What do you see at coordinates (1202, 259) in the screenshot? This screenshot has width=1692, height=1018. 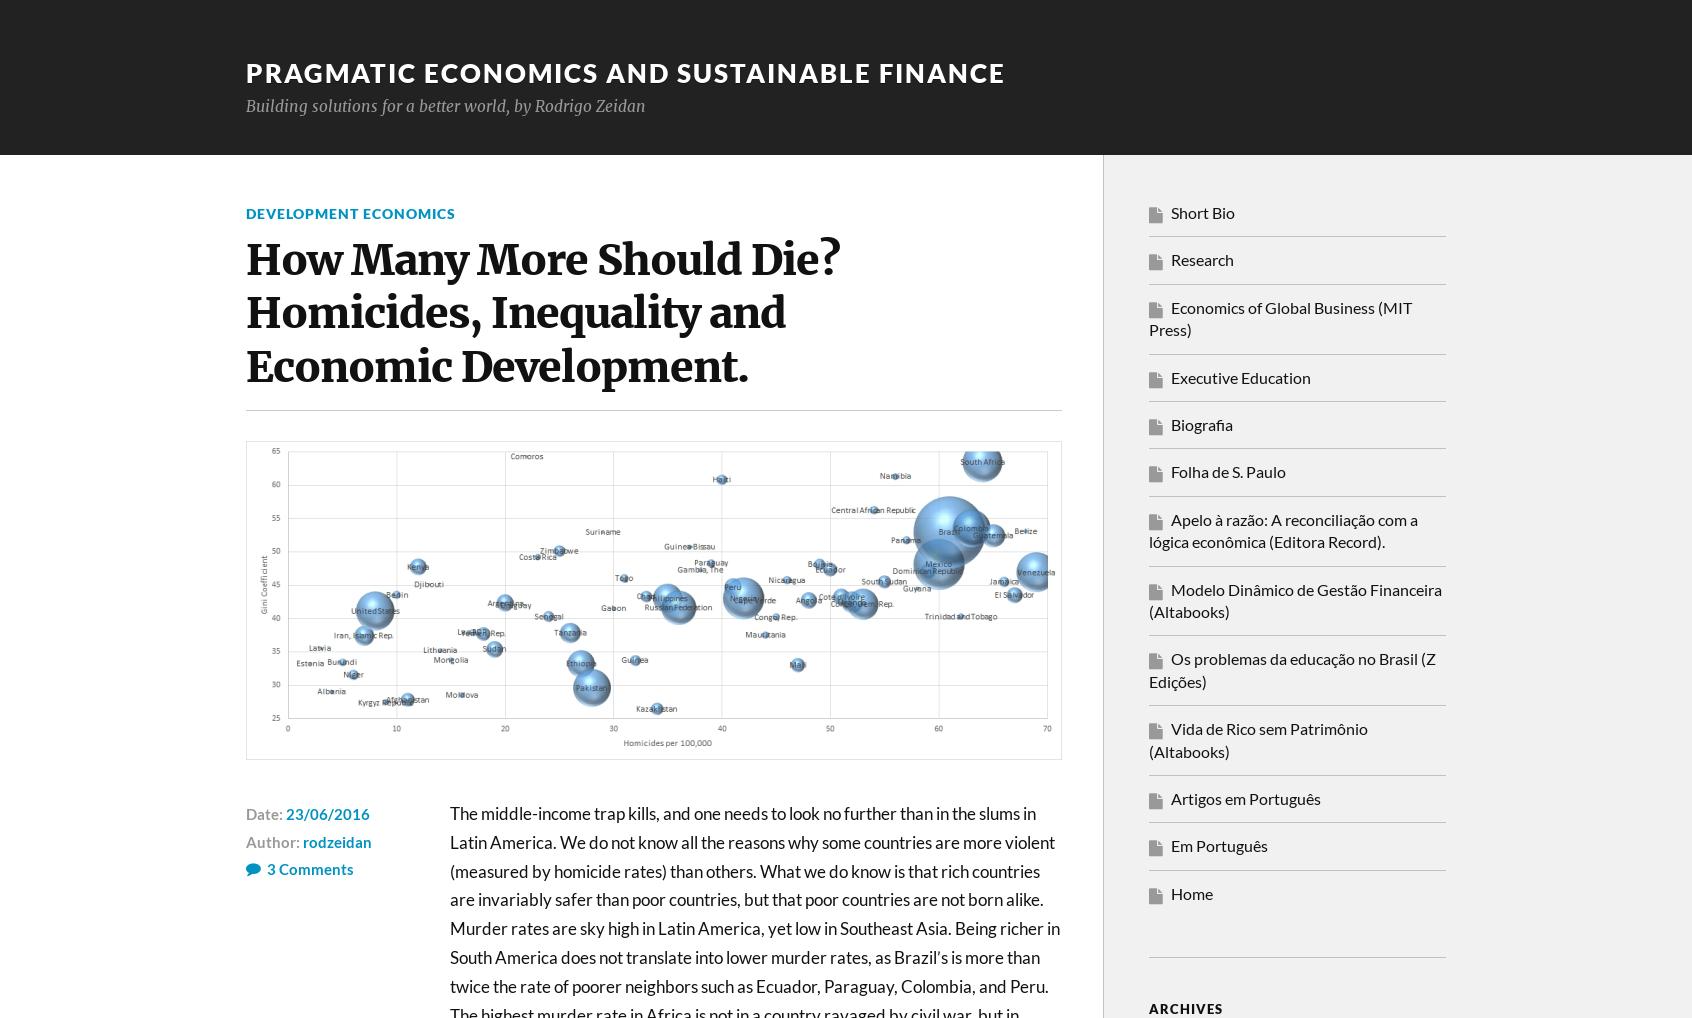 I see `'Research'` at bounding box center [1202, 259].